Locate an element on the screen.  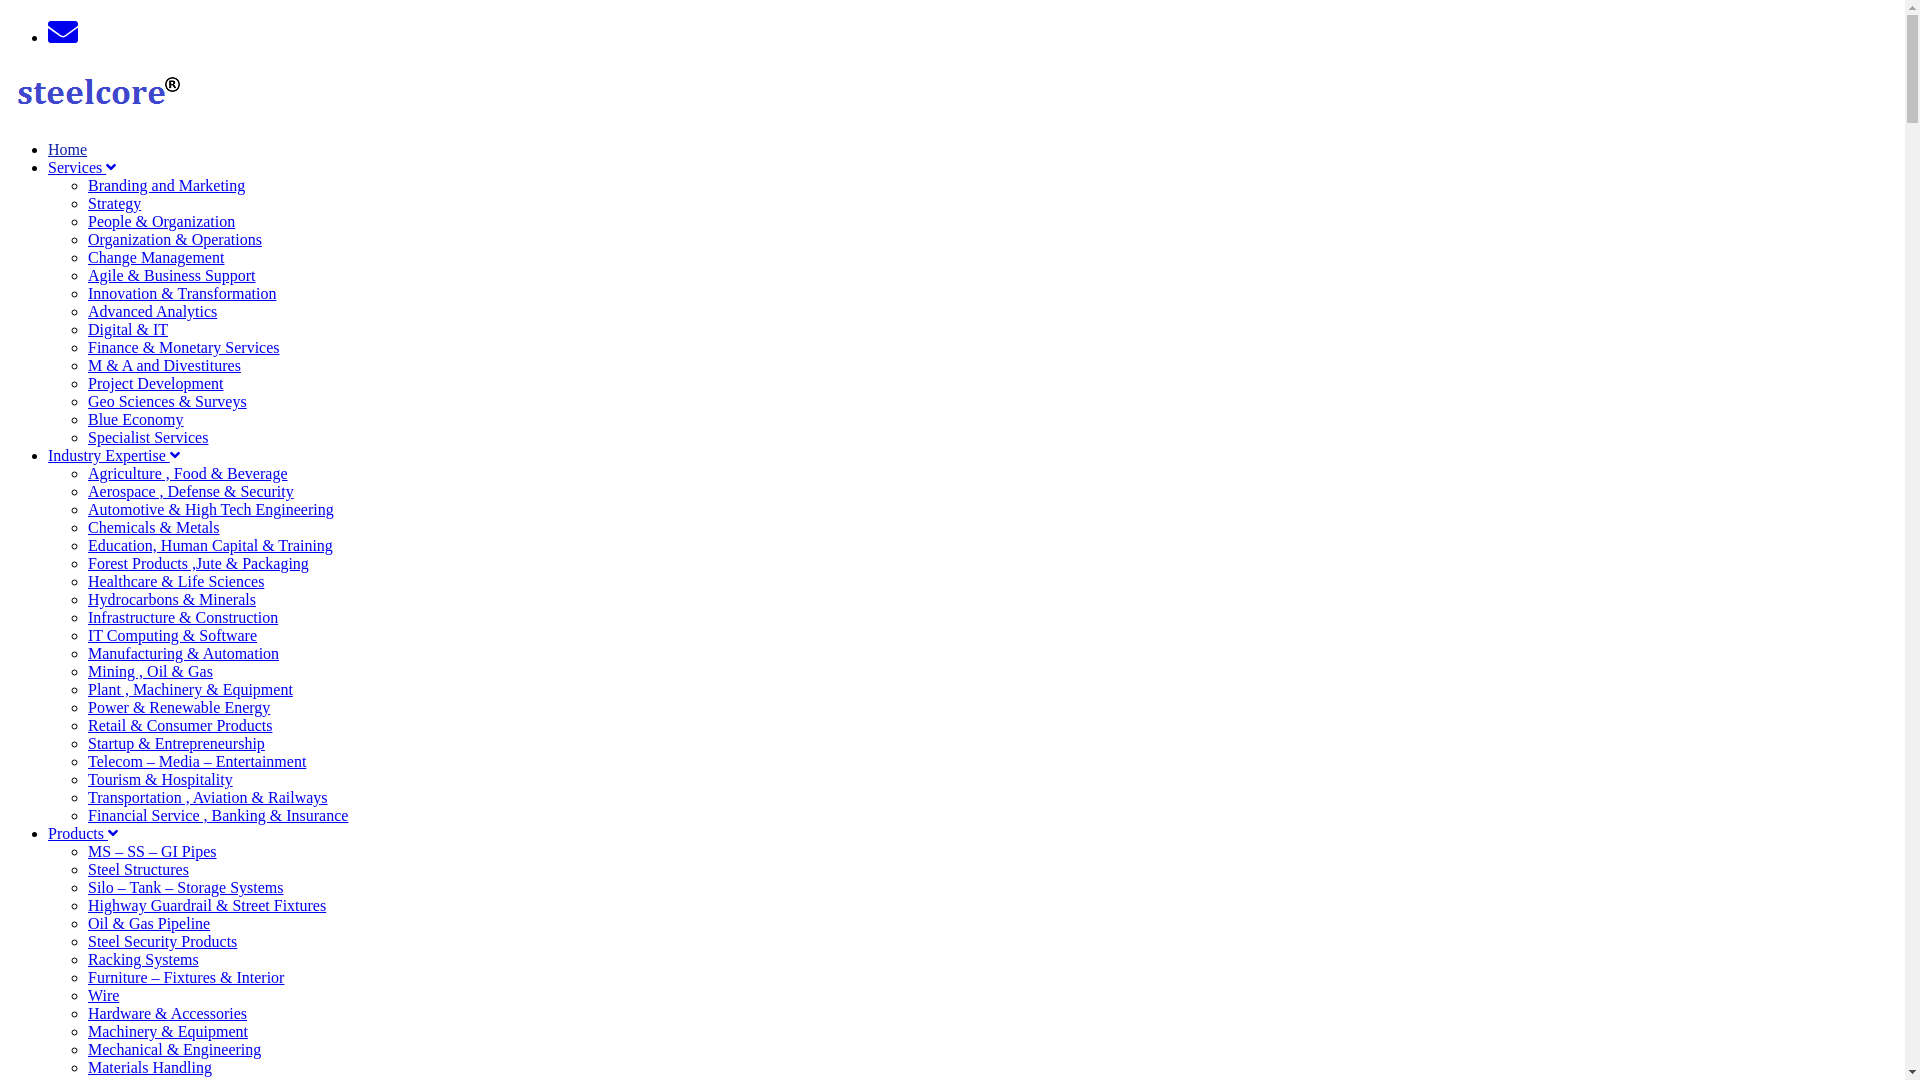
'Products' is located at coordinates (81, 833).